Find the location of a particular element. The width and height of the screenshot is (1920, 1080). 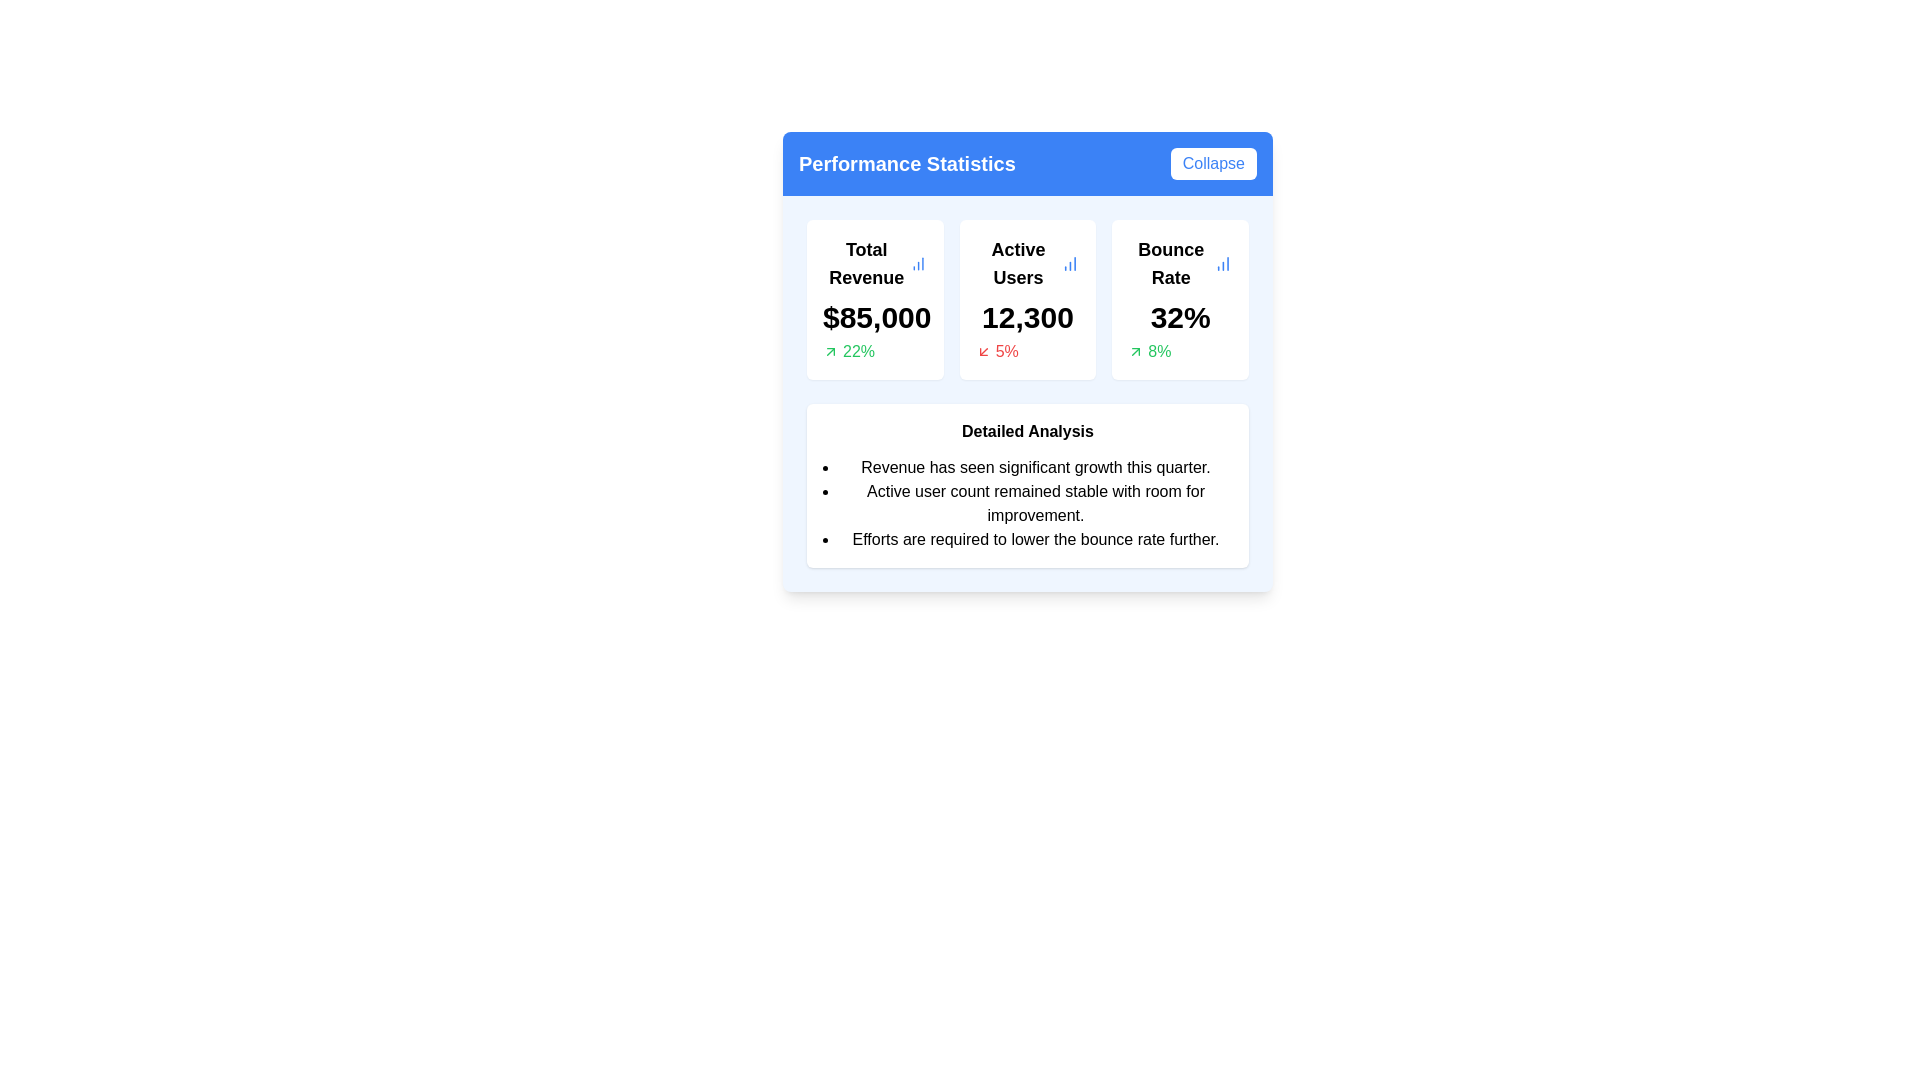

properties of the upward trend icon located to the left of the '22%' green text within the Total Revenue card in the bottom-left corner is located at coordinates (830, 350).